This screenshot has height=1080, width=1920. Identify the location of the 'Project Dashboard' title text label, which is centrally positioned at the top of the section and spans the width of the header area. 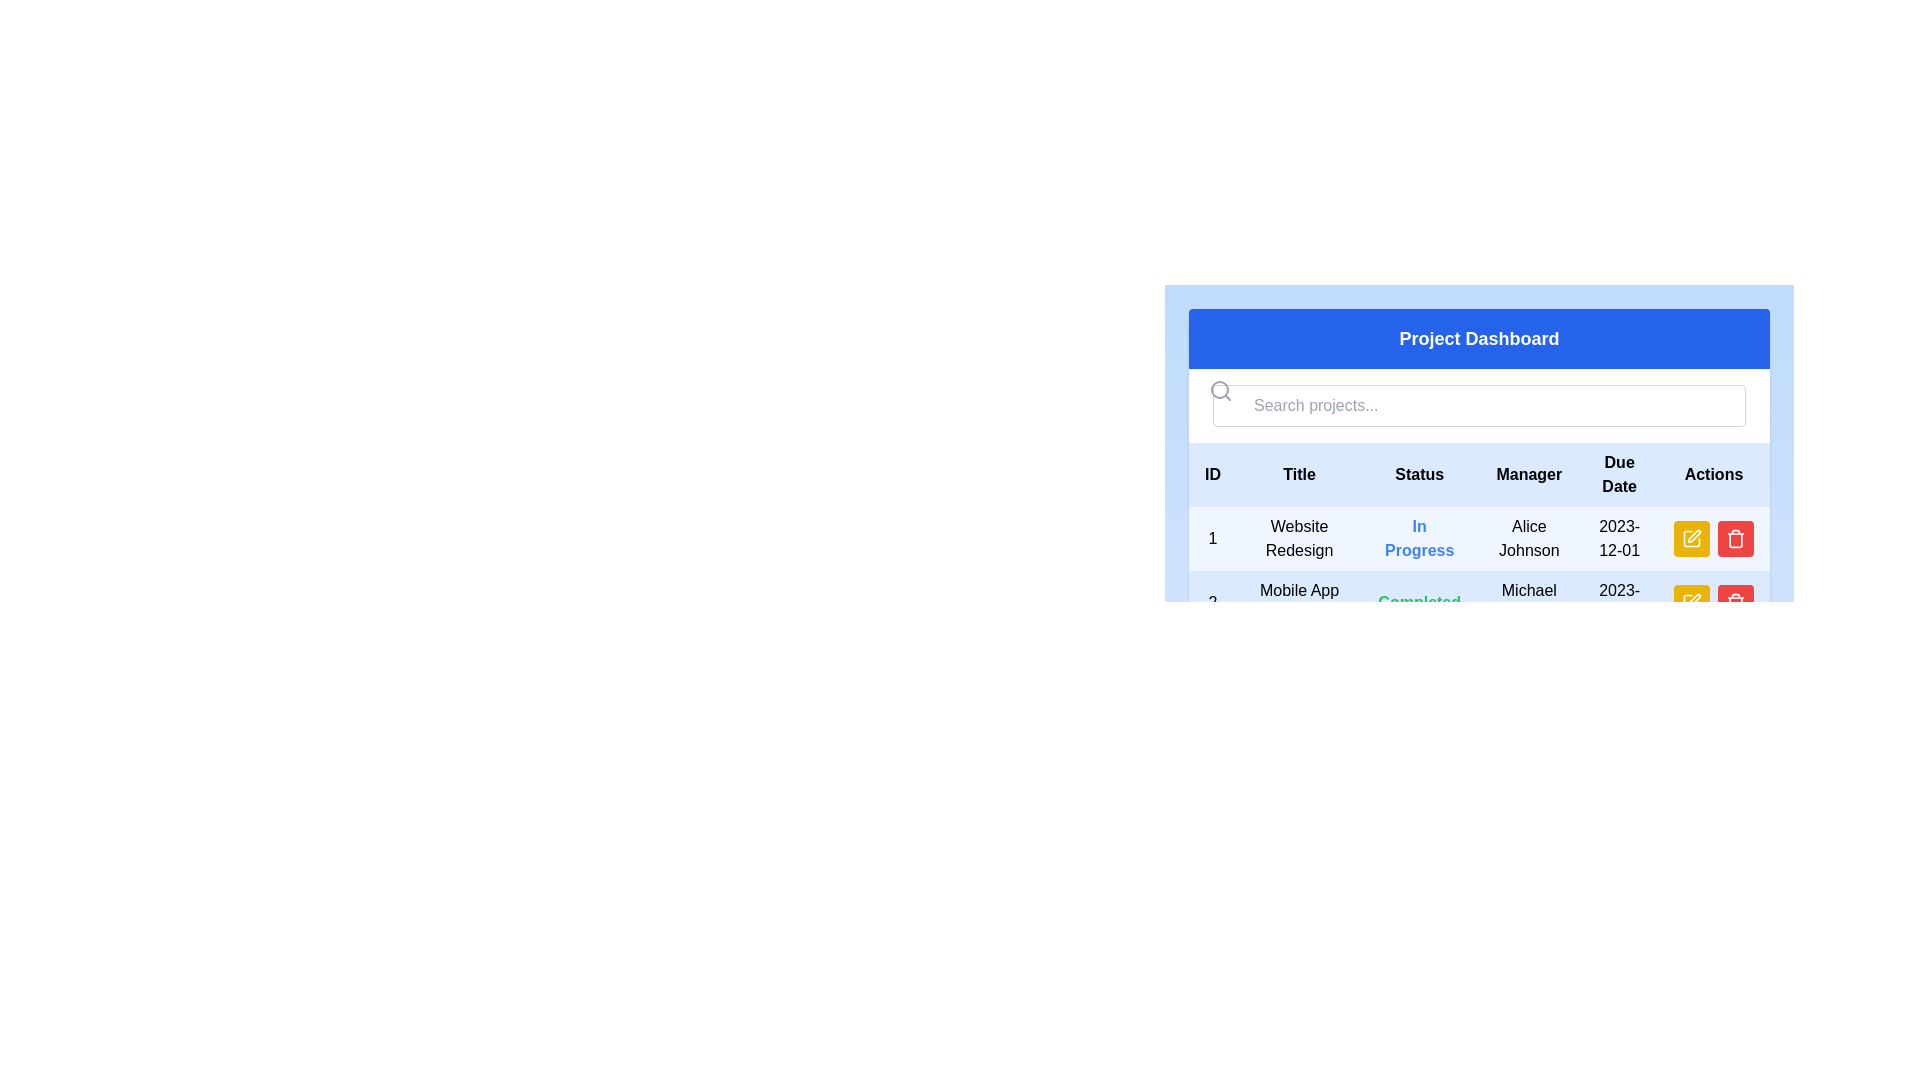
(1479, 338).